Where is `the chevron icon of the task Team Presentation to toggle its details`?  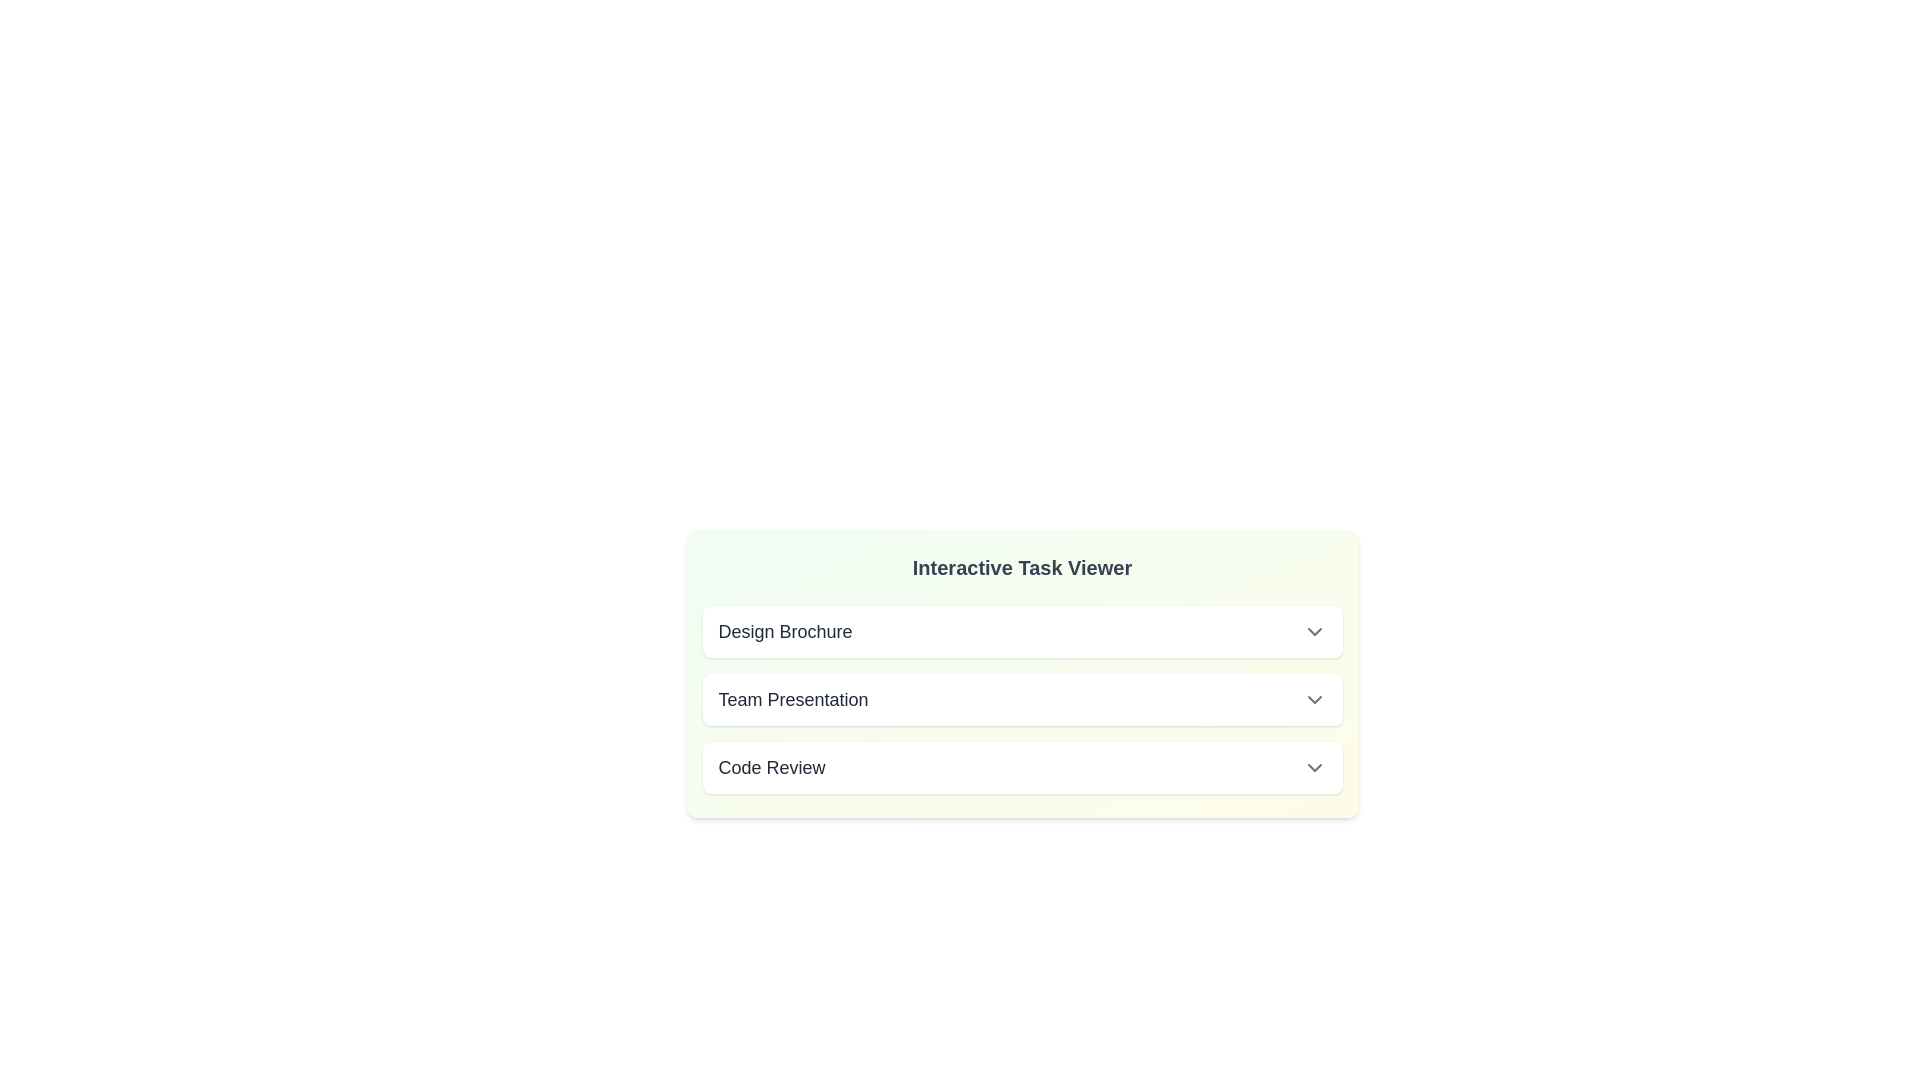 the chevron icon of the task Team Presentation to toggle its details is located at coordinates (1314, 698).